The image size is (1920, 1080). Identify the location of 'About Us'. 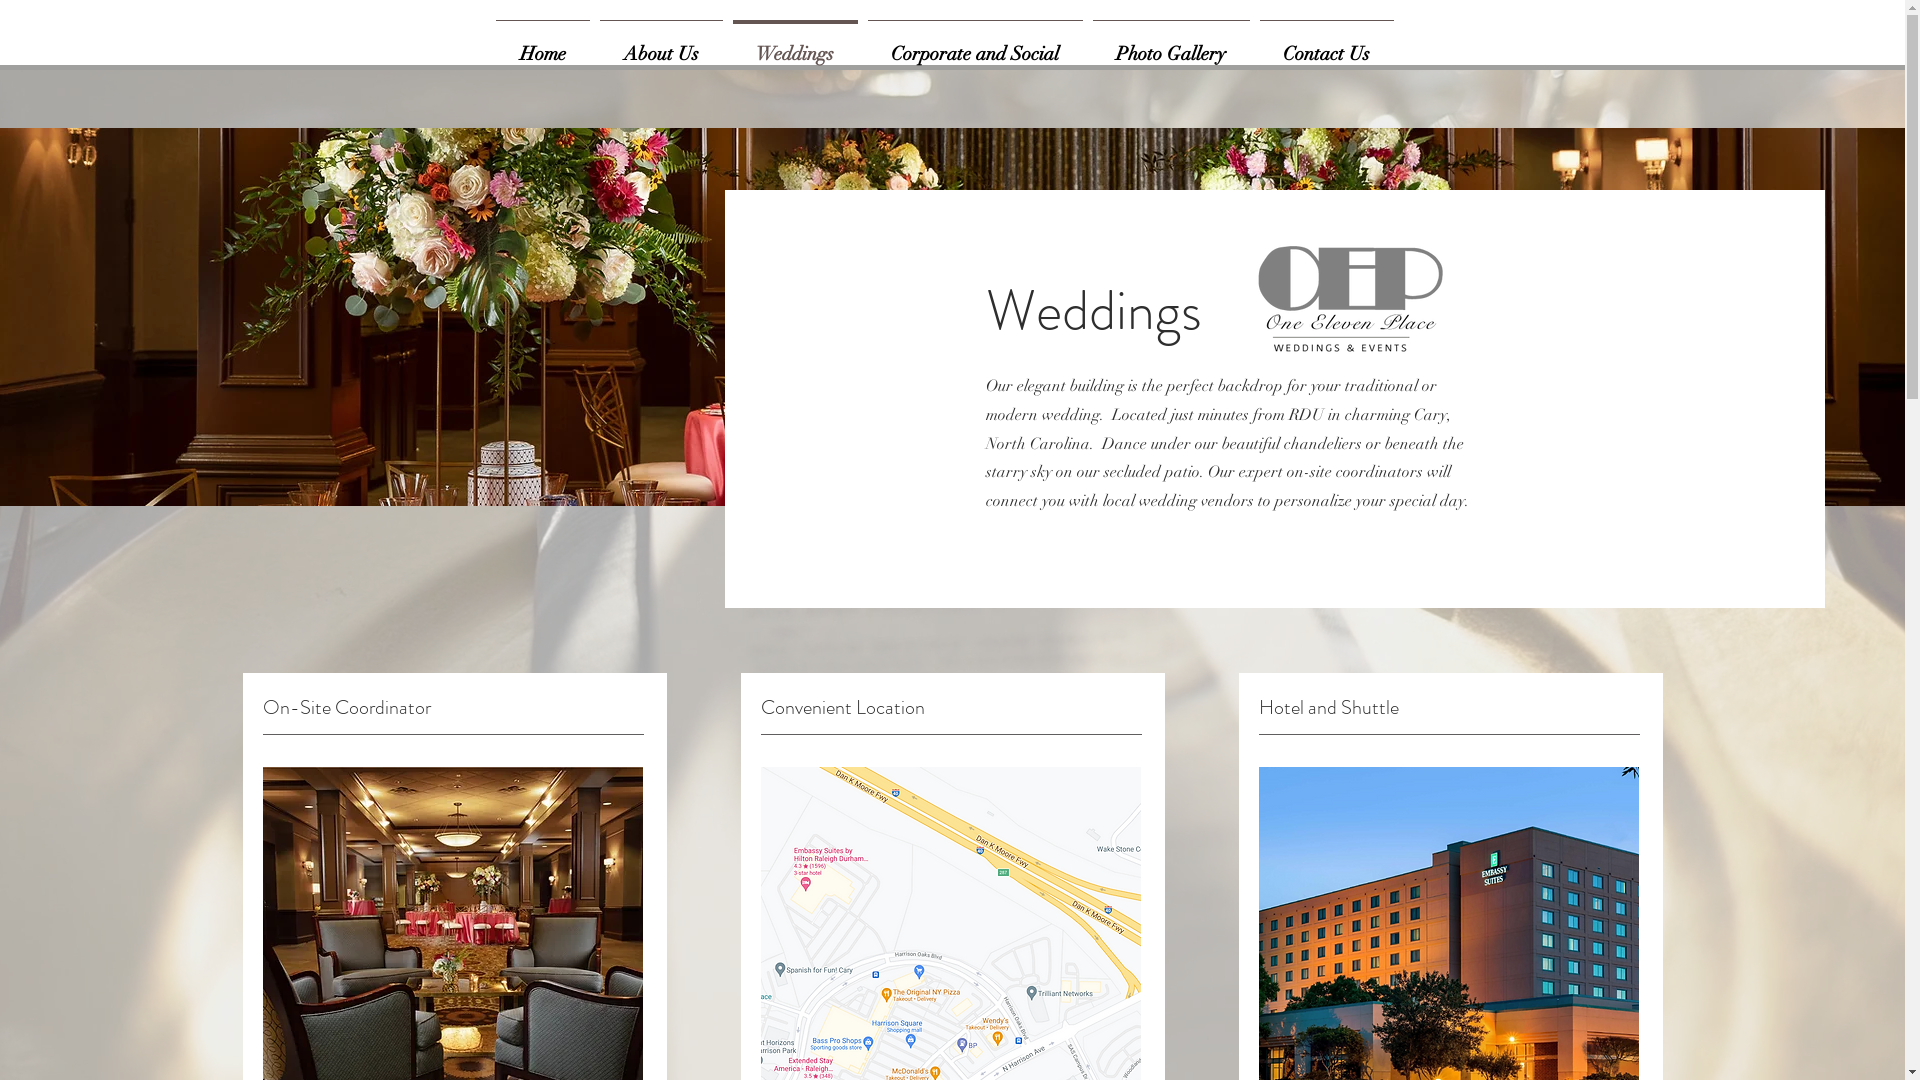
(593, 45).